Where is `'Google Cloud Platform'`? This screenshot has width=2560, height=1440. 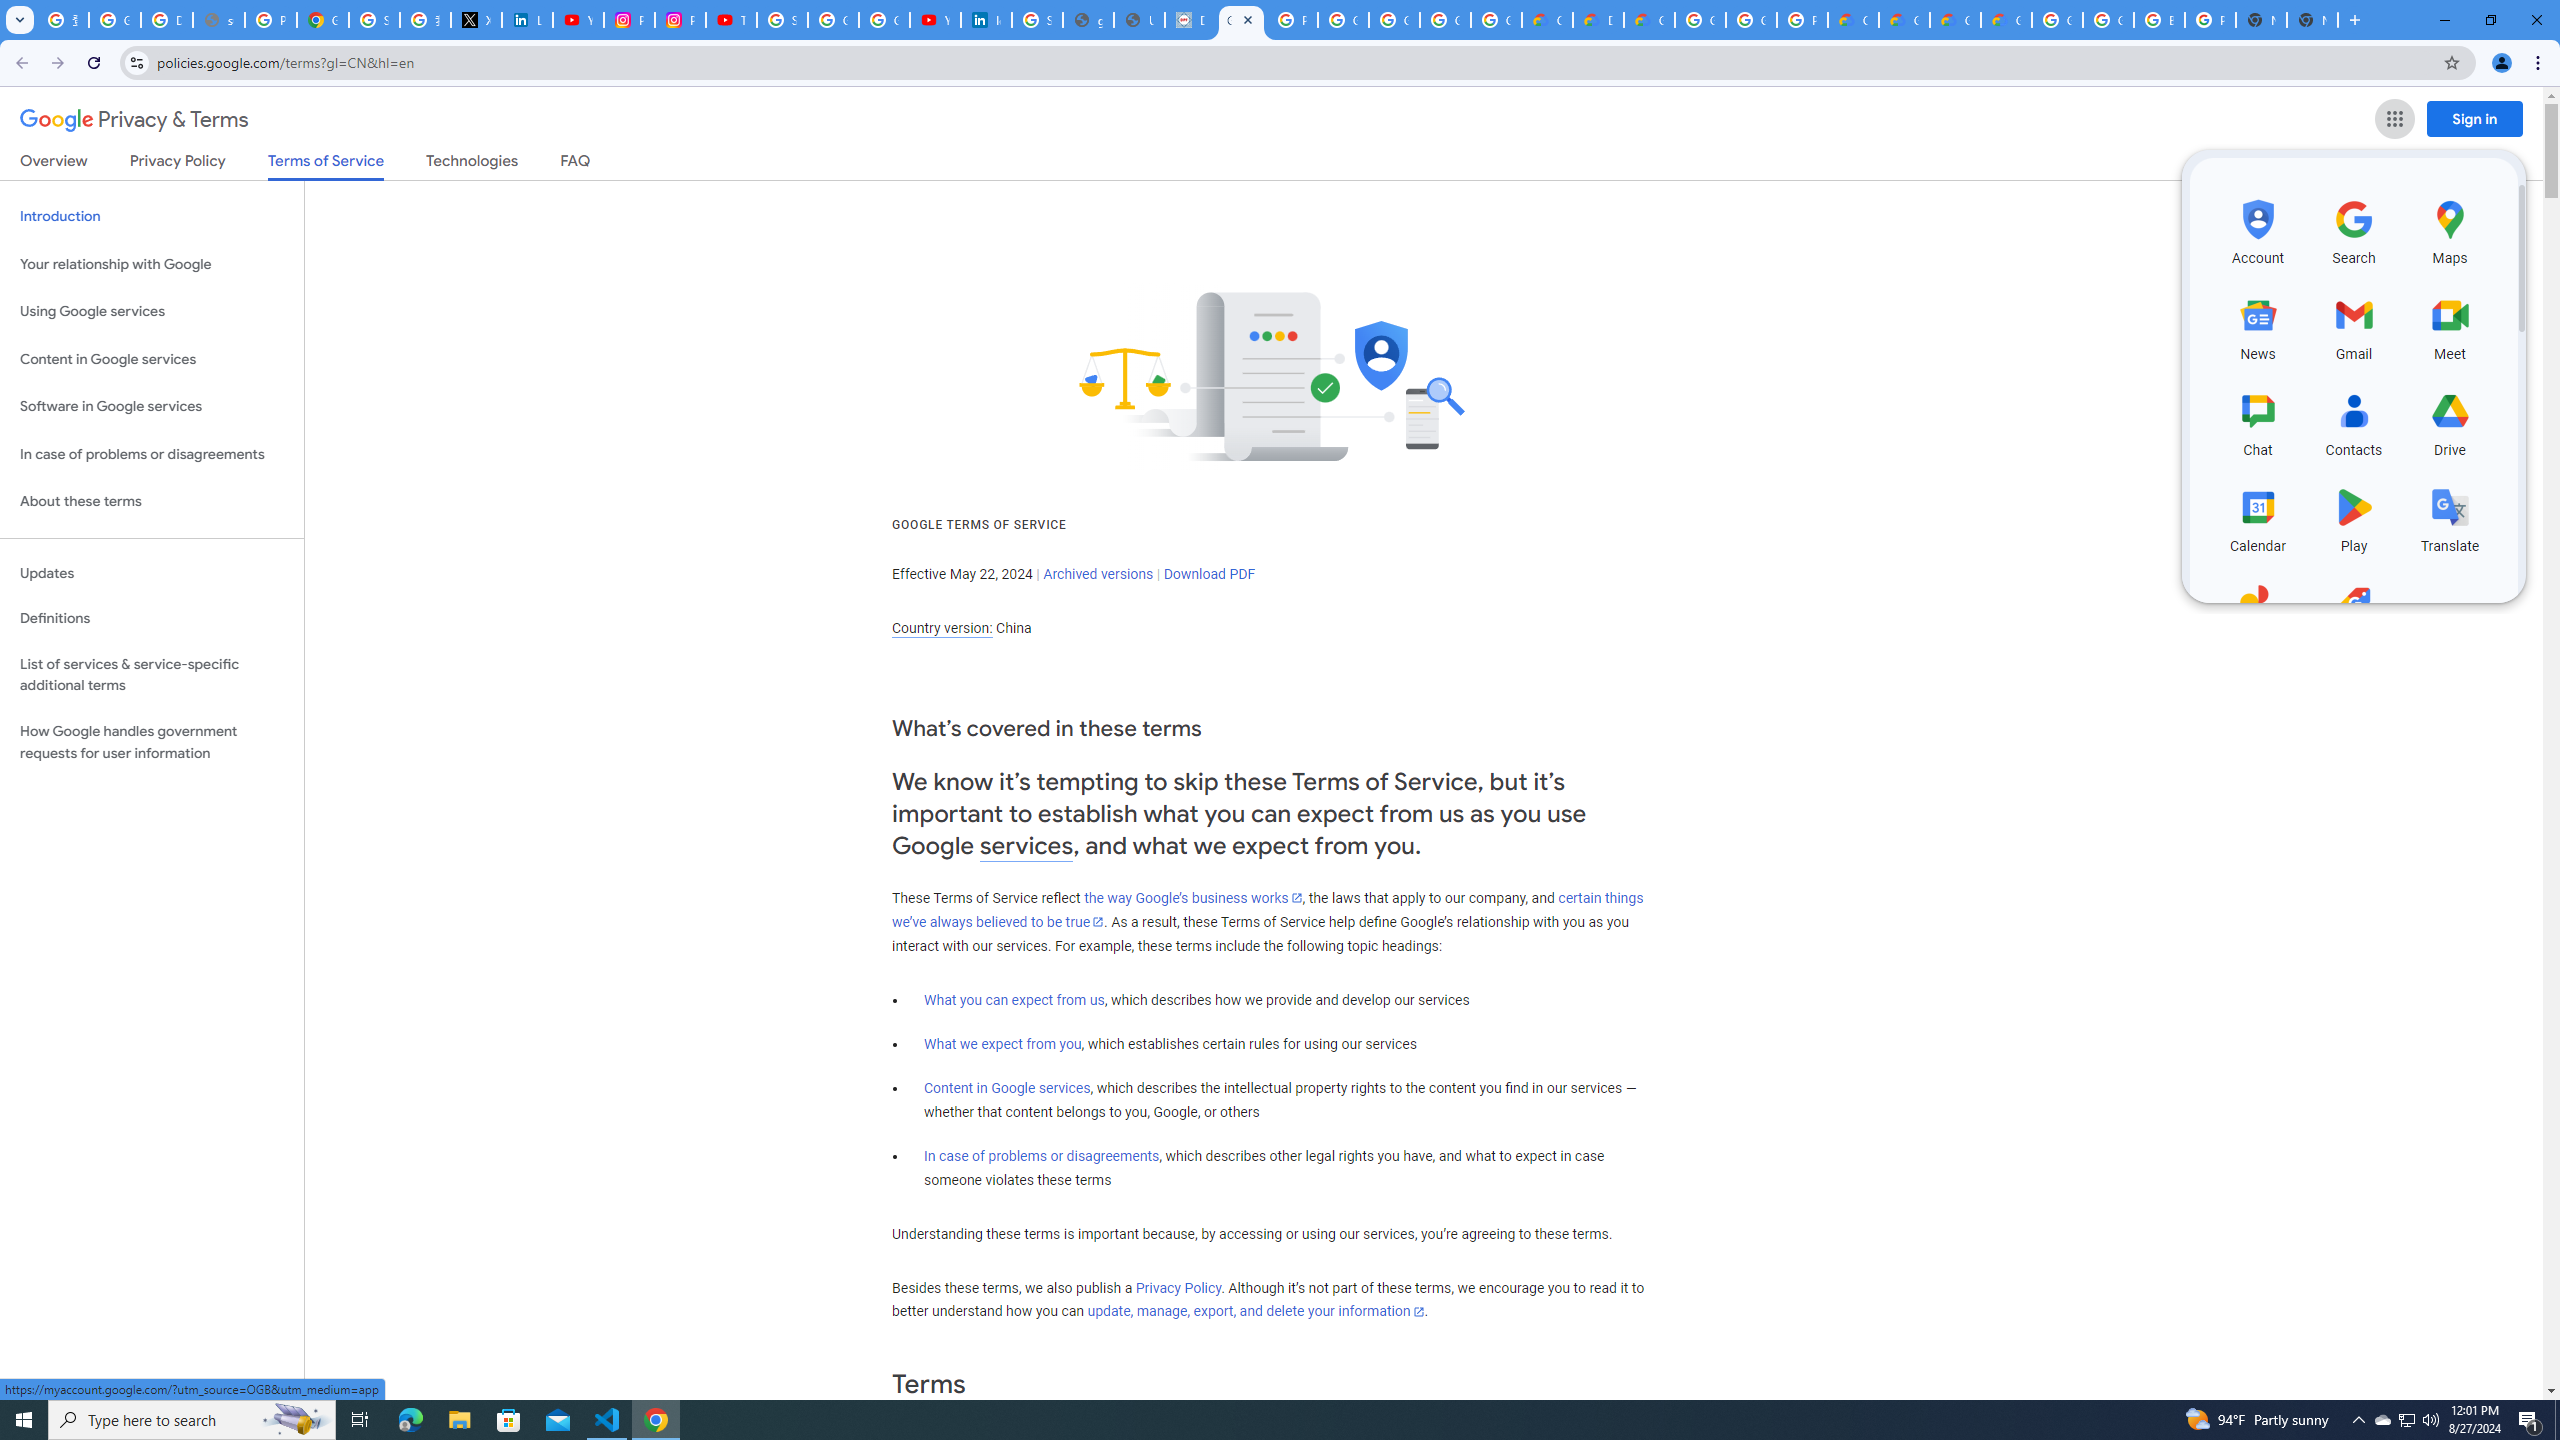
'Google Cloud Platform' is located at coordinates (2107, 19).